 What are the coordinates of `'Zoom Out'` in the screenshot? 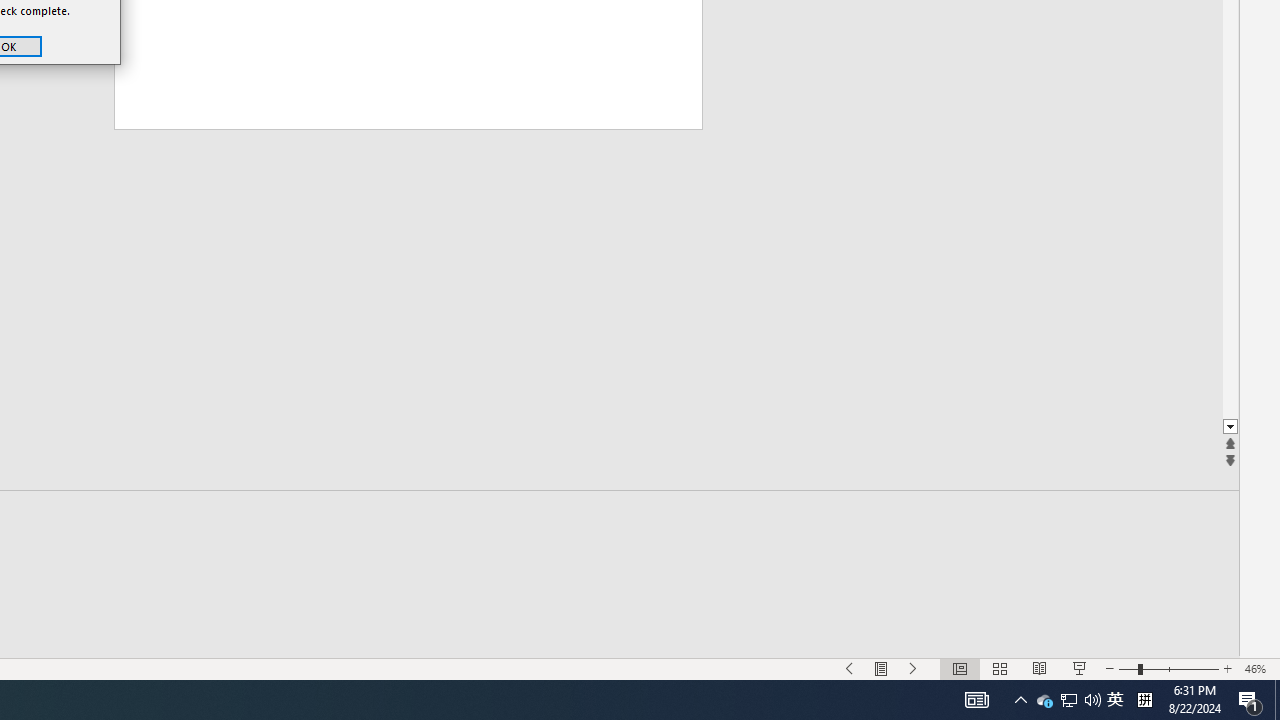 It's located at (1114, 698).